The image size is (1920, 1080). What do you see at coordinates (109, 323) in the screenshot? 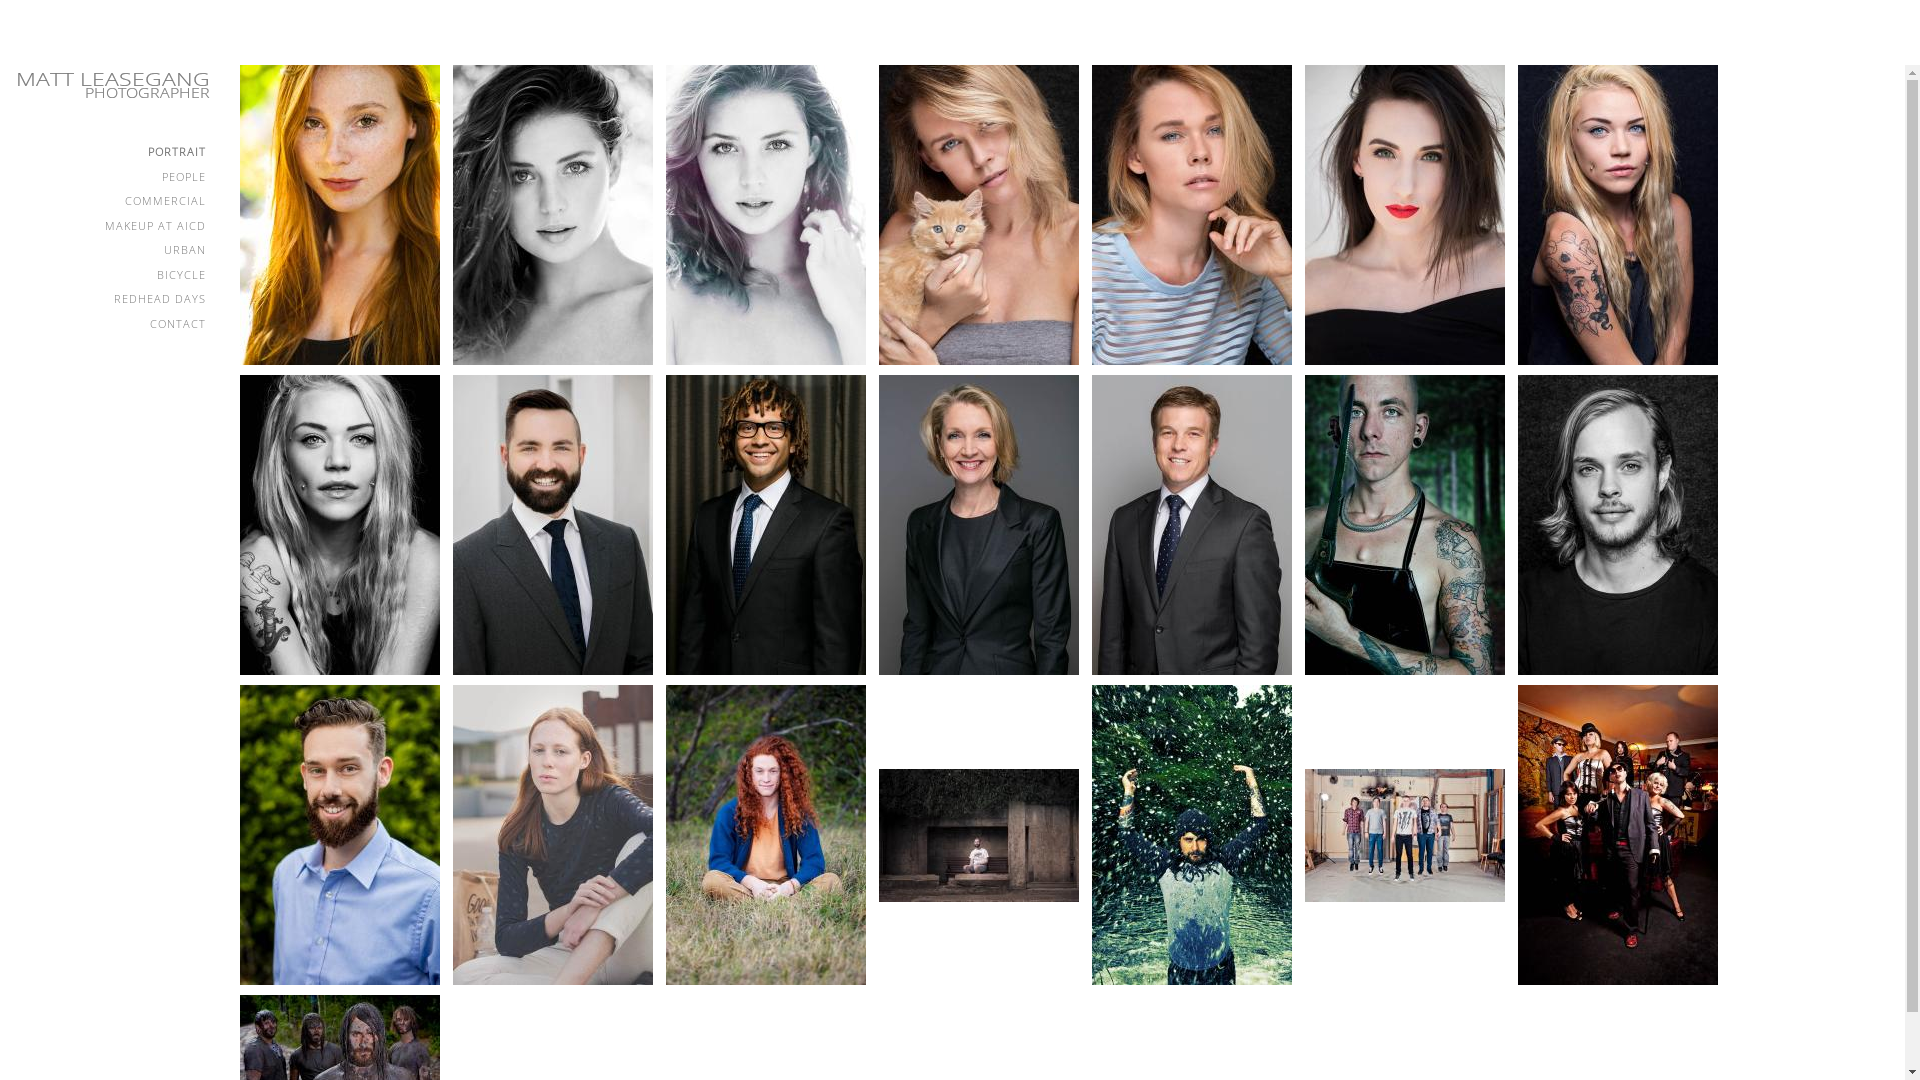
I see `'CONTACT'` at bounding box center [109, 323].